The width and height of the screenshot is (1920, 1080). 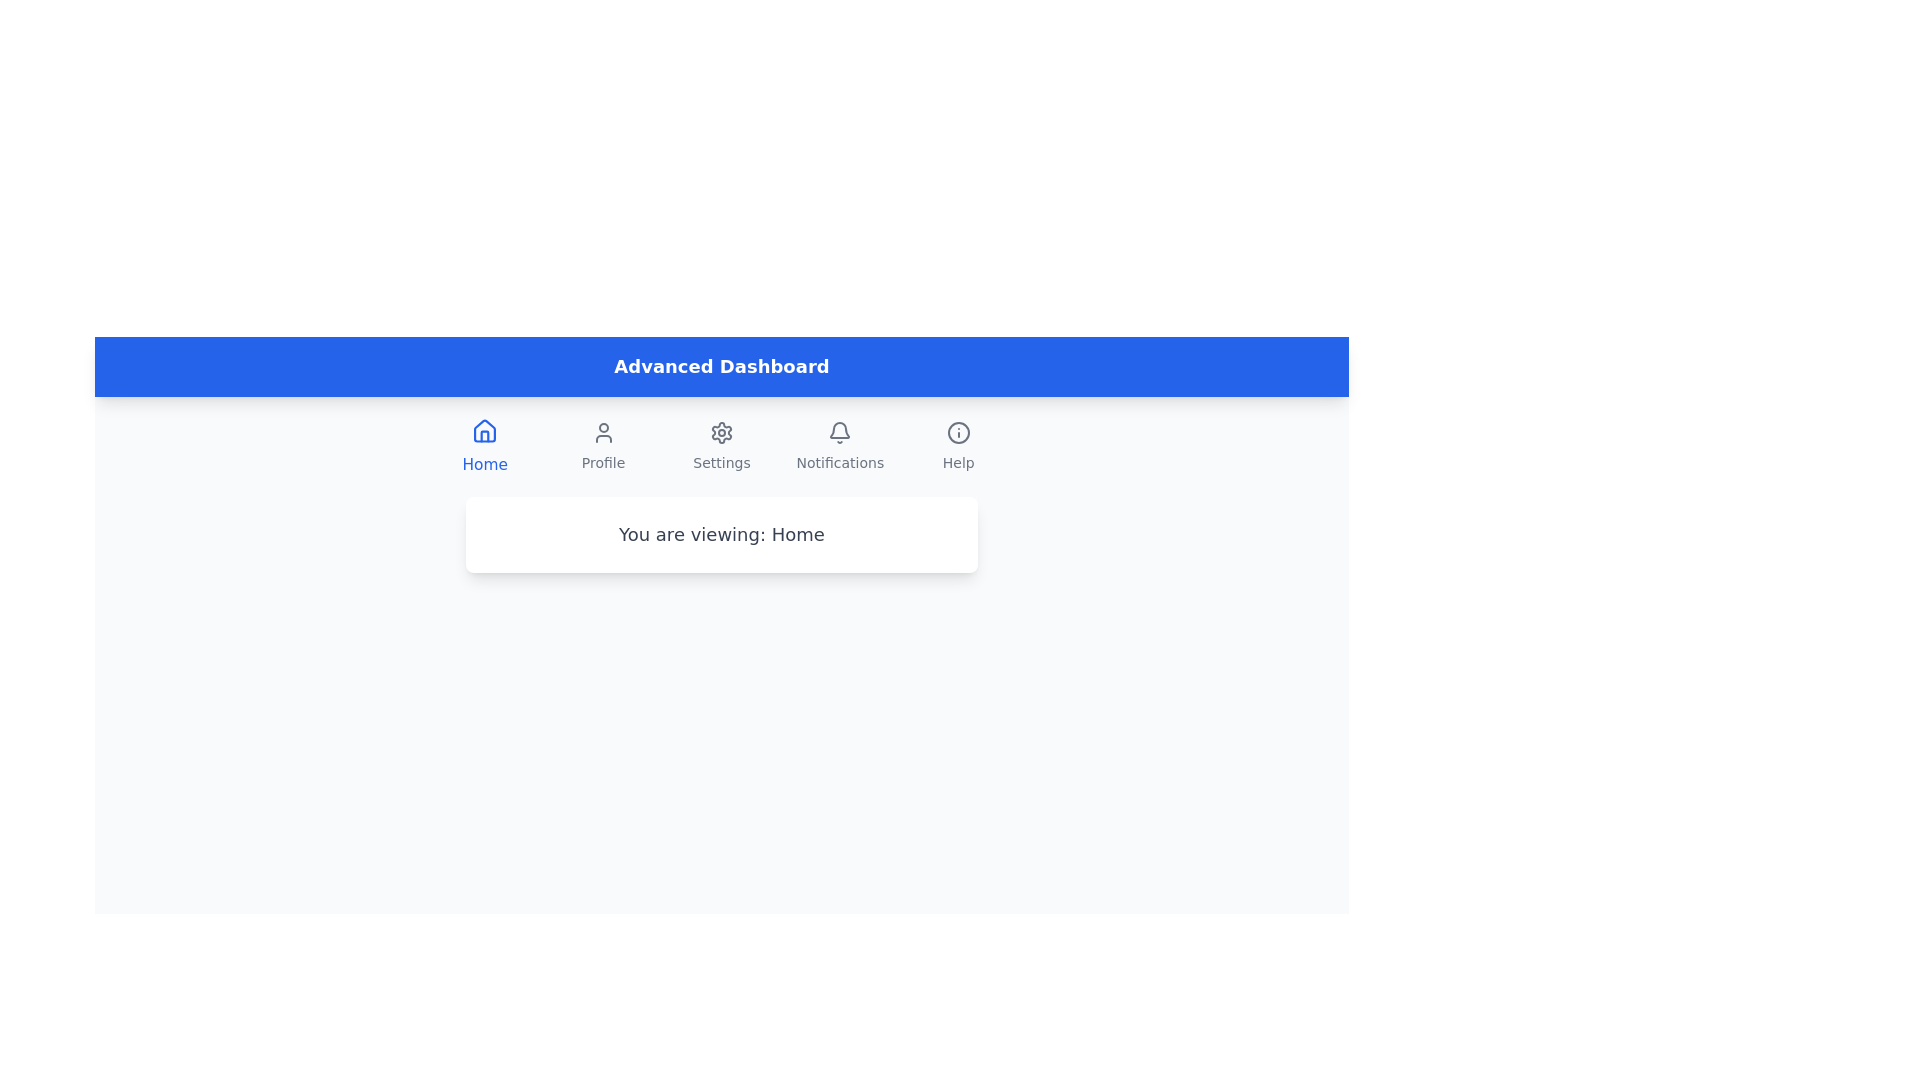 What do you see at coordinates (602, 446) in the screenshot?
I see `the 'Profile' navigation item, which features a user silhouette icon and the label 'Profile', to trigger the color change and enlargement effect` at bounding box center [602, 446].